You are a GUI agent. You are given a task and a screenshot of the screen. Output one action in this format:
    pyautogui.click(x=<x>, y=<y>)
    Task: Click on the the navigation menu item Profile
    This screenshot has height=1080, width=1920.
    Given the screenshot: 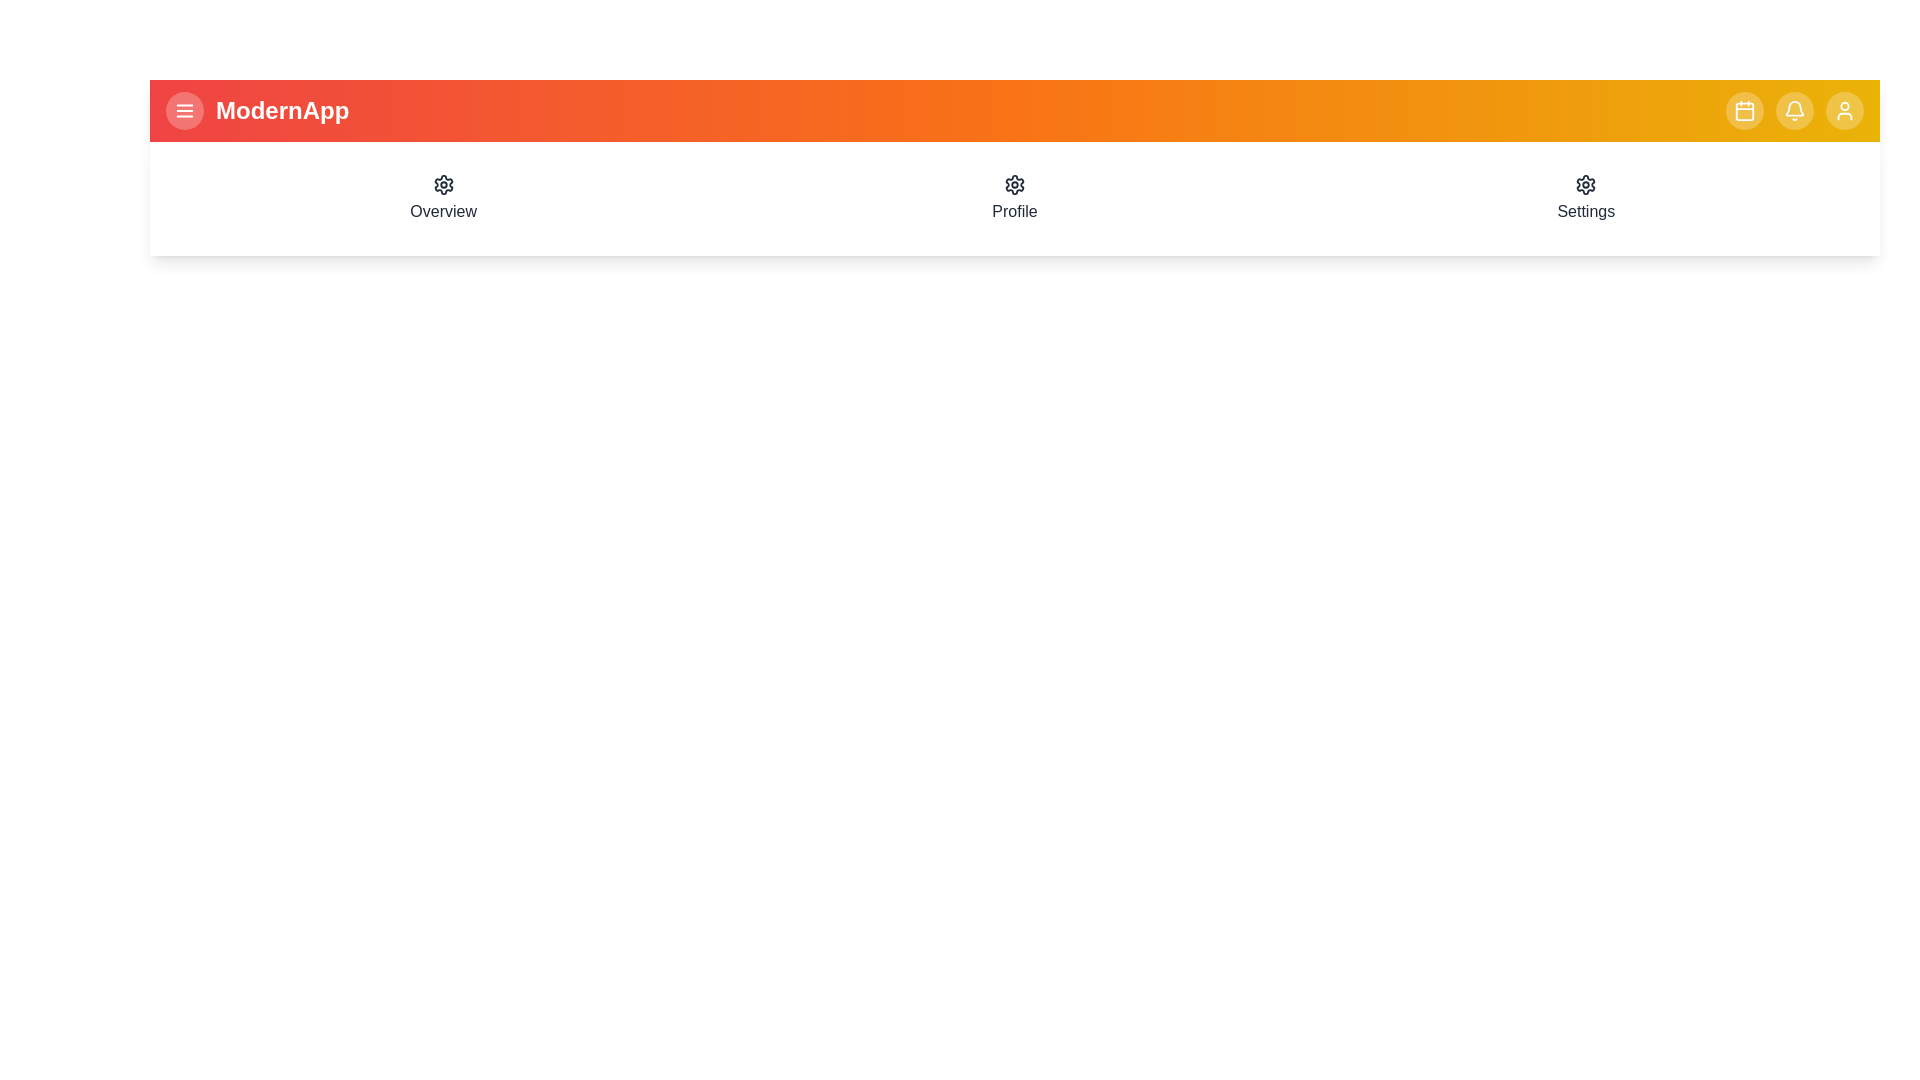 What is the action you would take?
    pyautogui.click(x=1014, y=199)
    